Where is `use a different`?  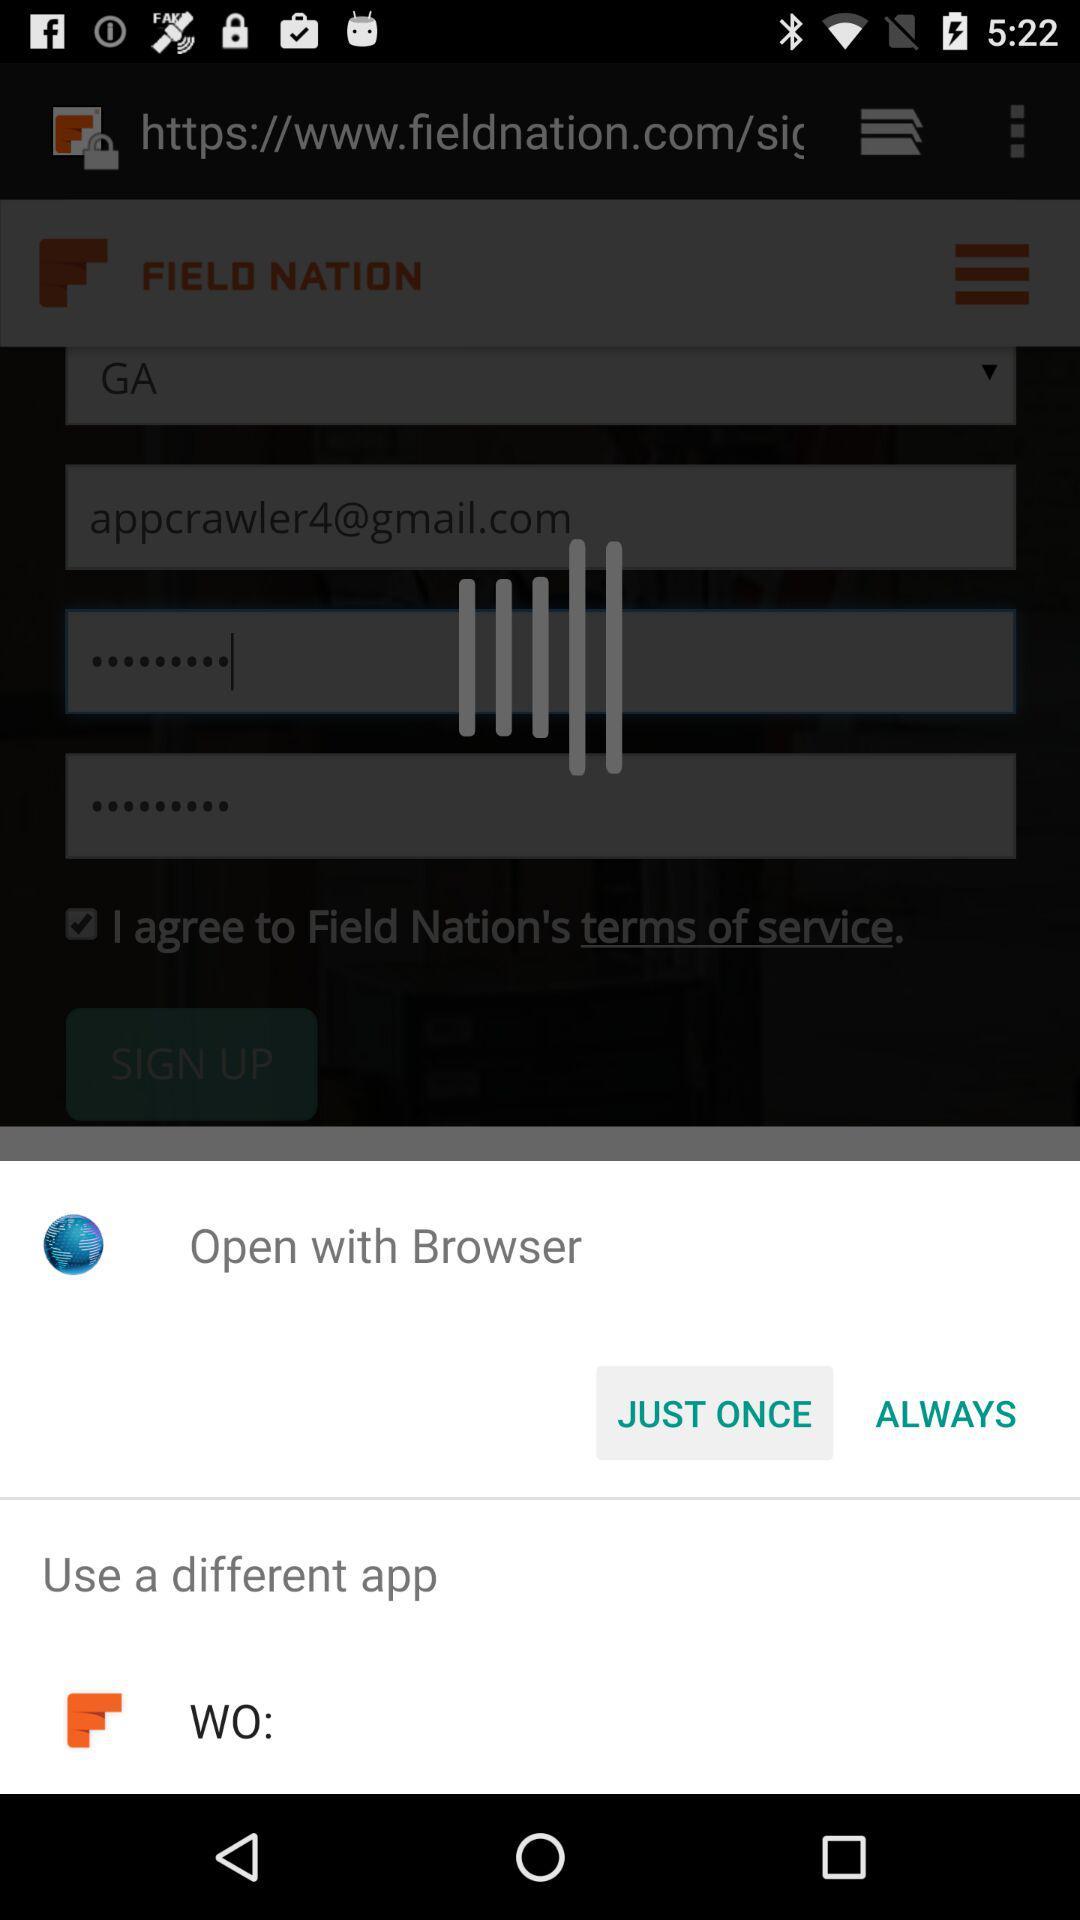
use a different is located at coordinates (540, 1572).